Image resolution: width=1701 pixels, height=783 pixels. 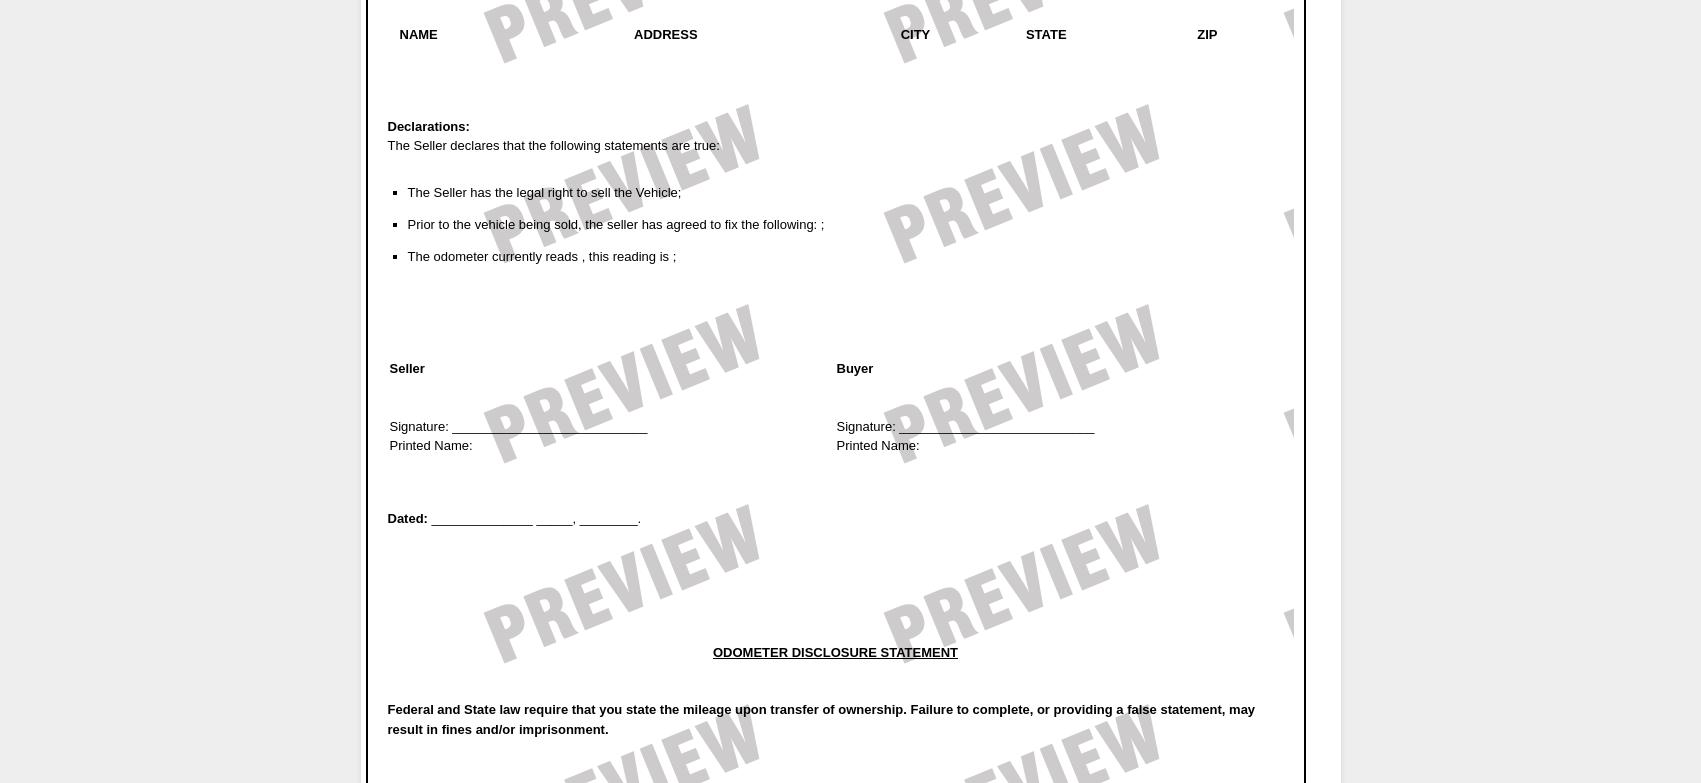 I want to click on 'CITY', so click(x=913, y=34).